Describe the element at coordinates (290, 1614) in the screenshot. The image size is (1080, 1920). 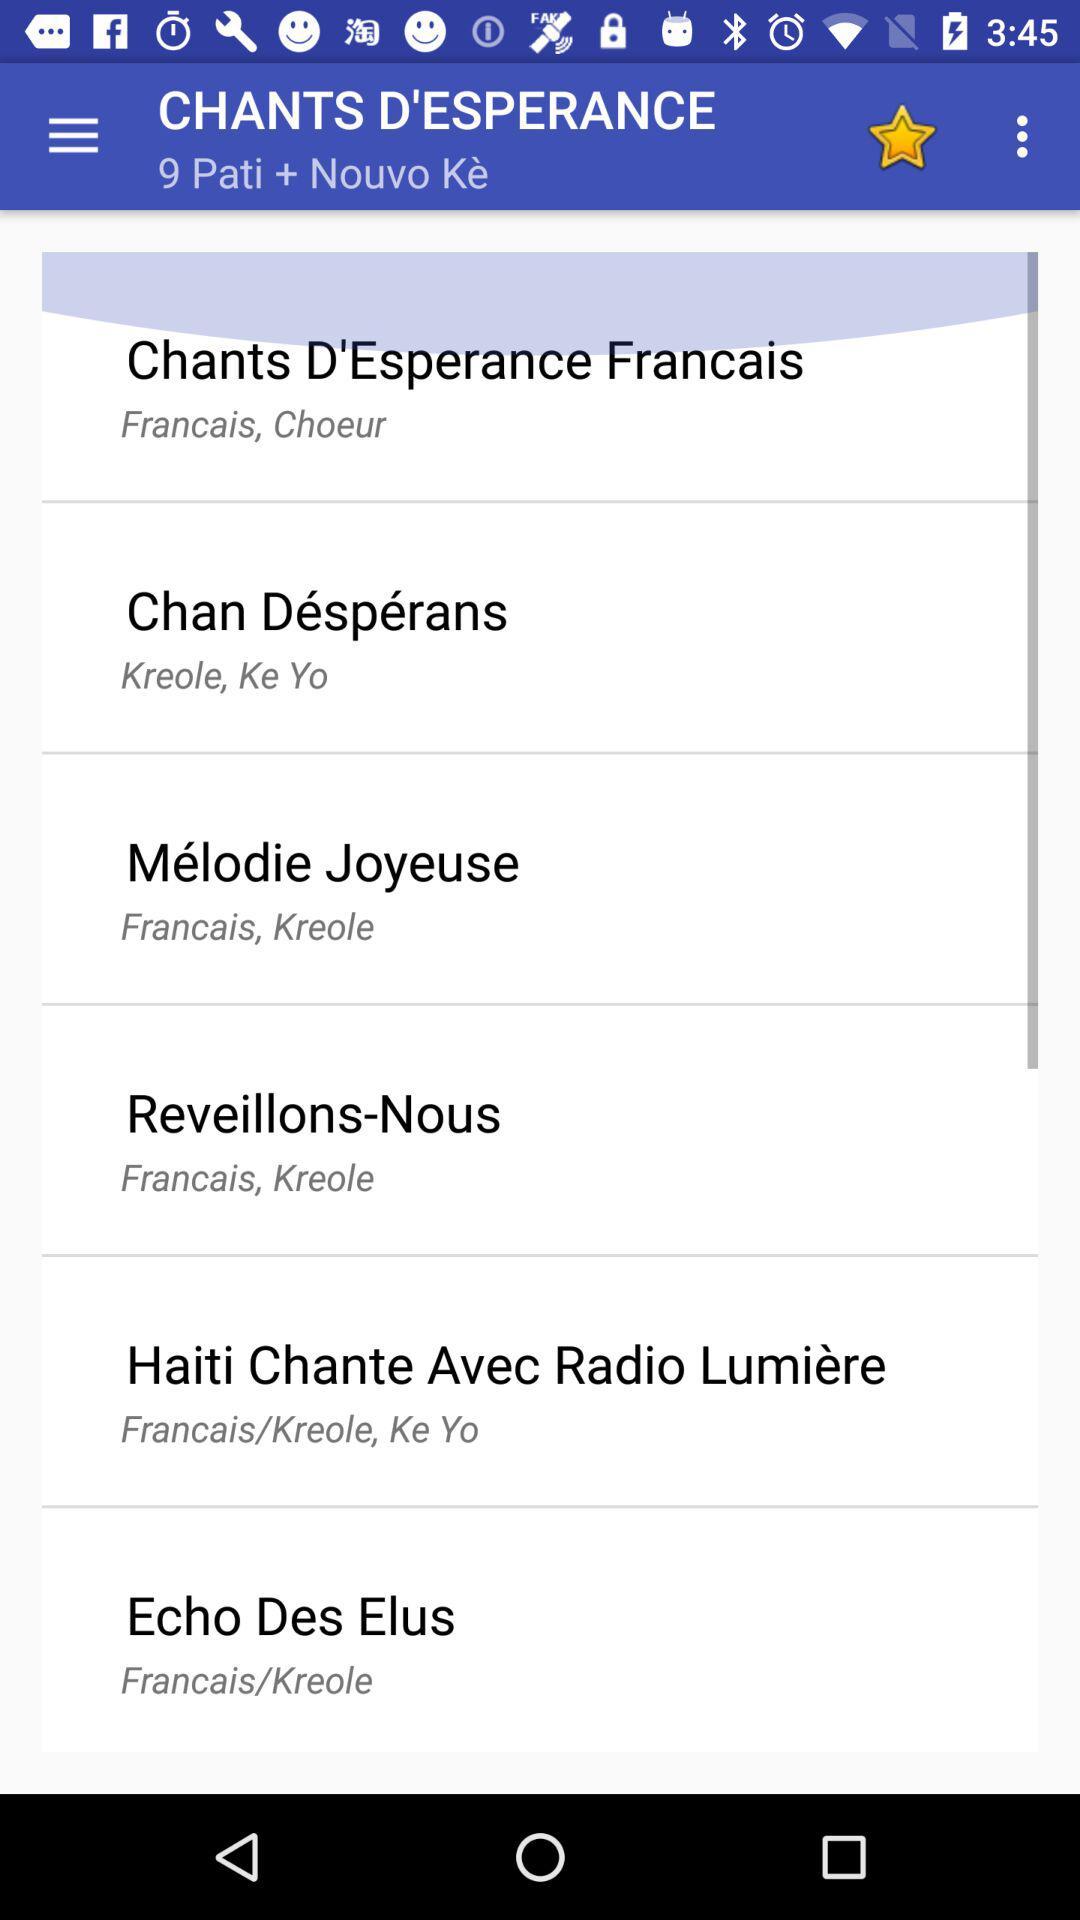
I see `echo des elus icon` at that location.